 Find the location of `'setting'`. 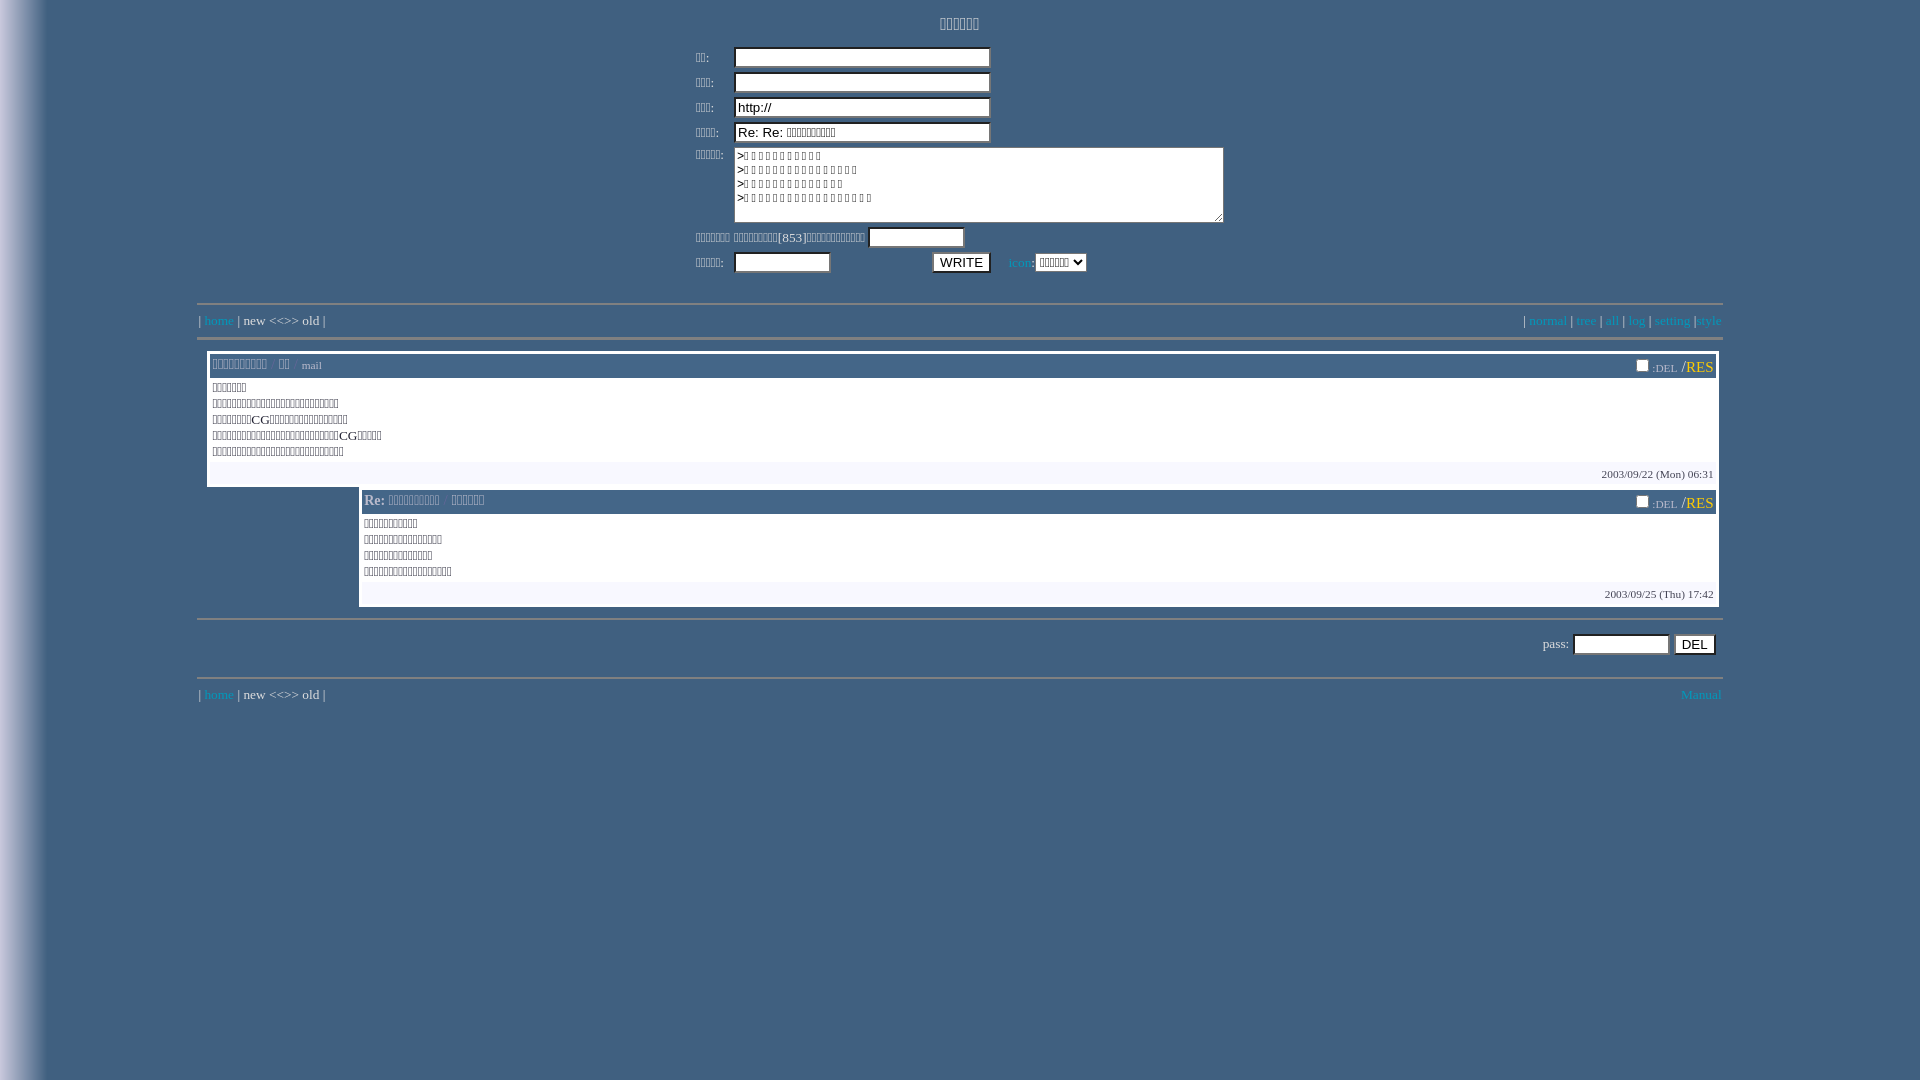

'setting' is located at coordinates (1673, 319).